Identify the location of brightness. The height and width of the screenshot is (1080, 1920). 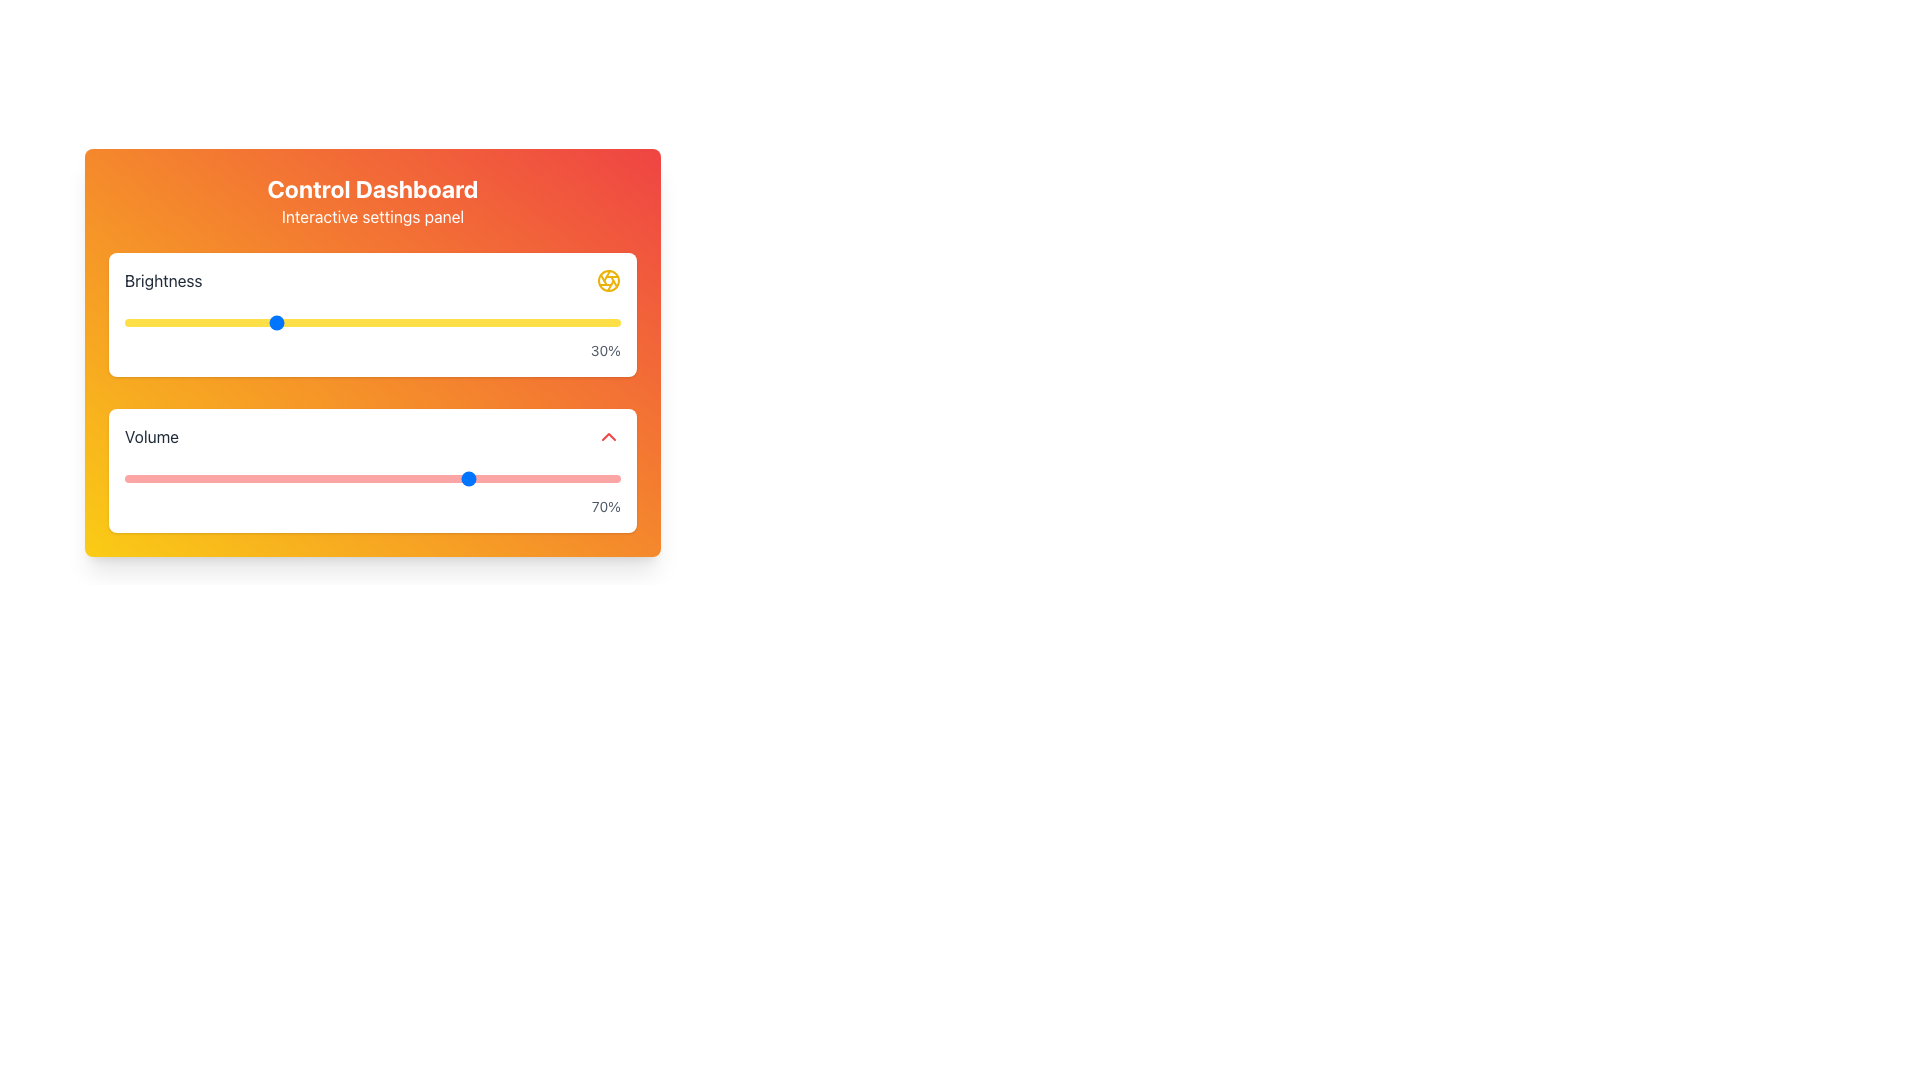
(421, 322).